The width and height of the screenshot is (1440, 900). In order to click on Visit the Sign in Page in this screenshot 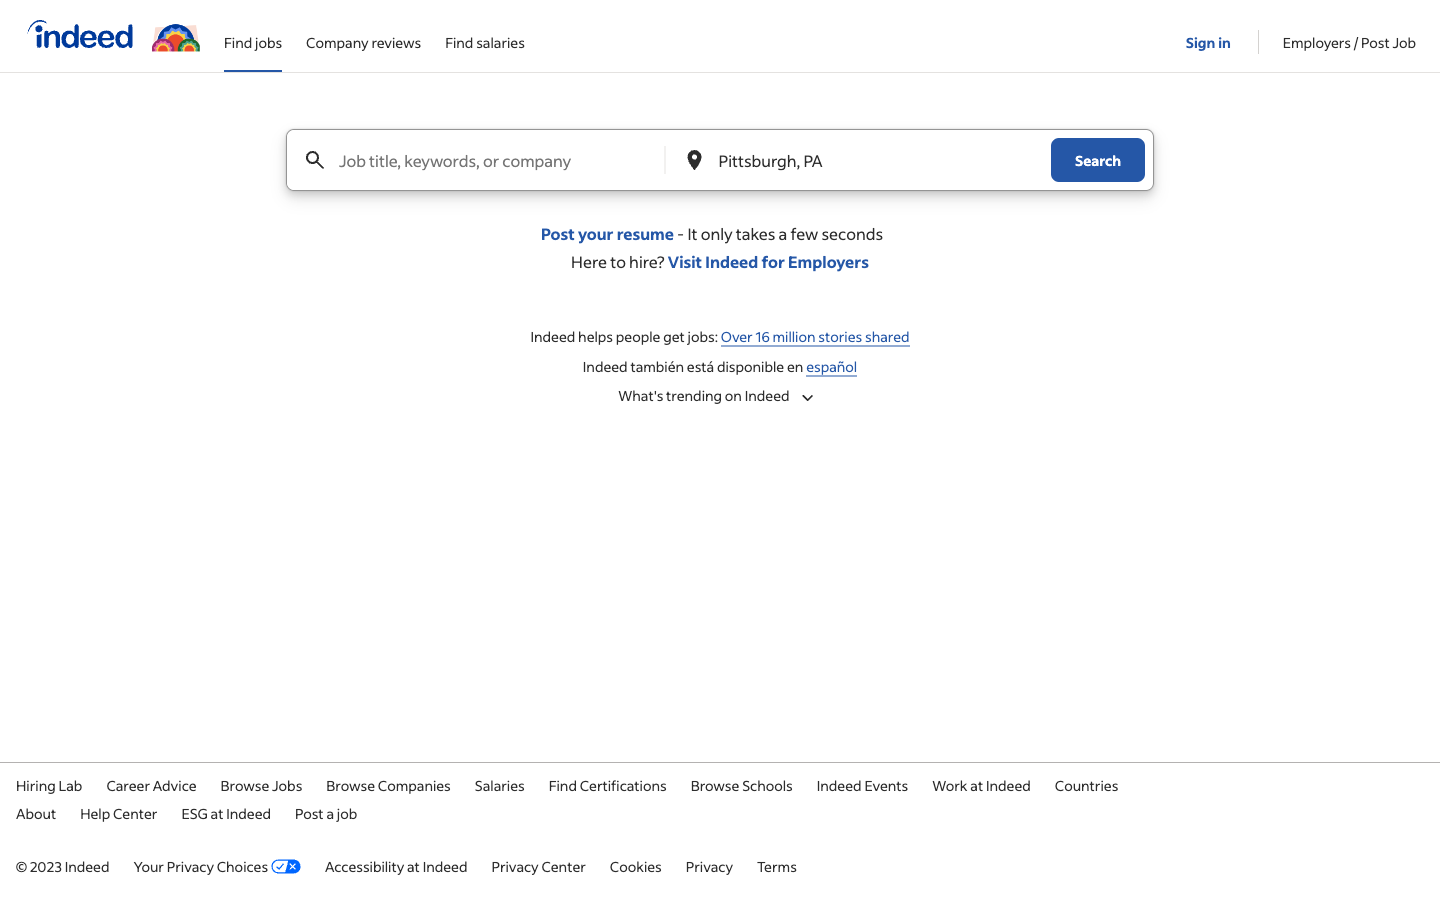, I will do `click(1209, 34)`.